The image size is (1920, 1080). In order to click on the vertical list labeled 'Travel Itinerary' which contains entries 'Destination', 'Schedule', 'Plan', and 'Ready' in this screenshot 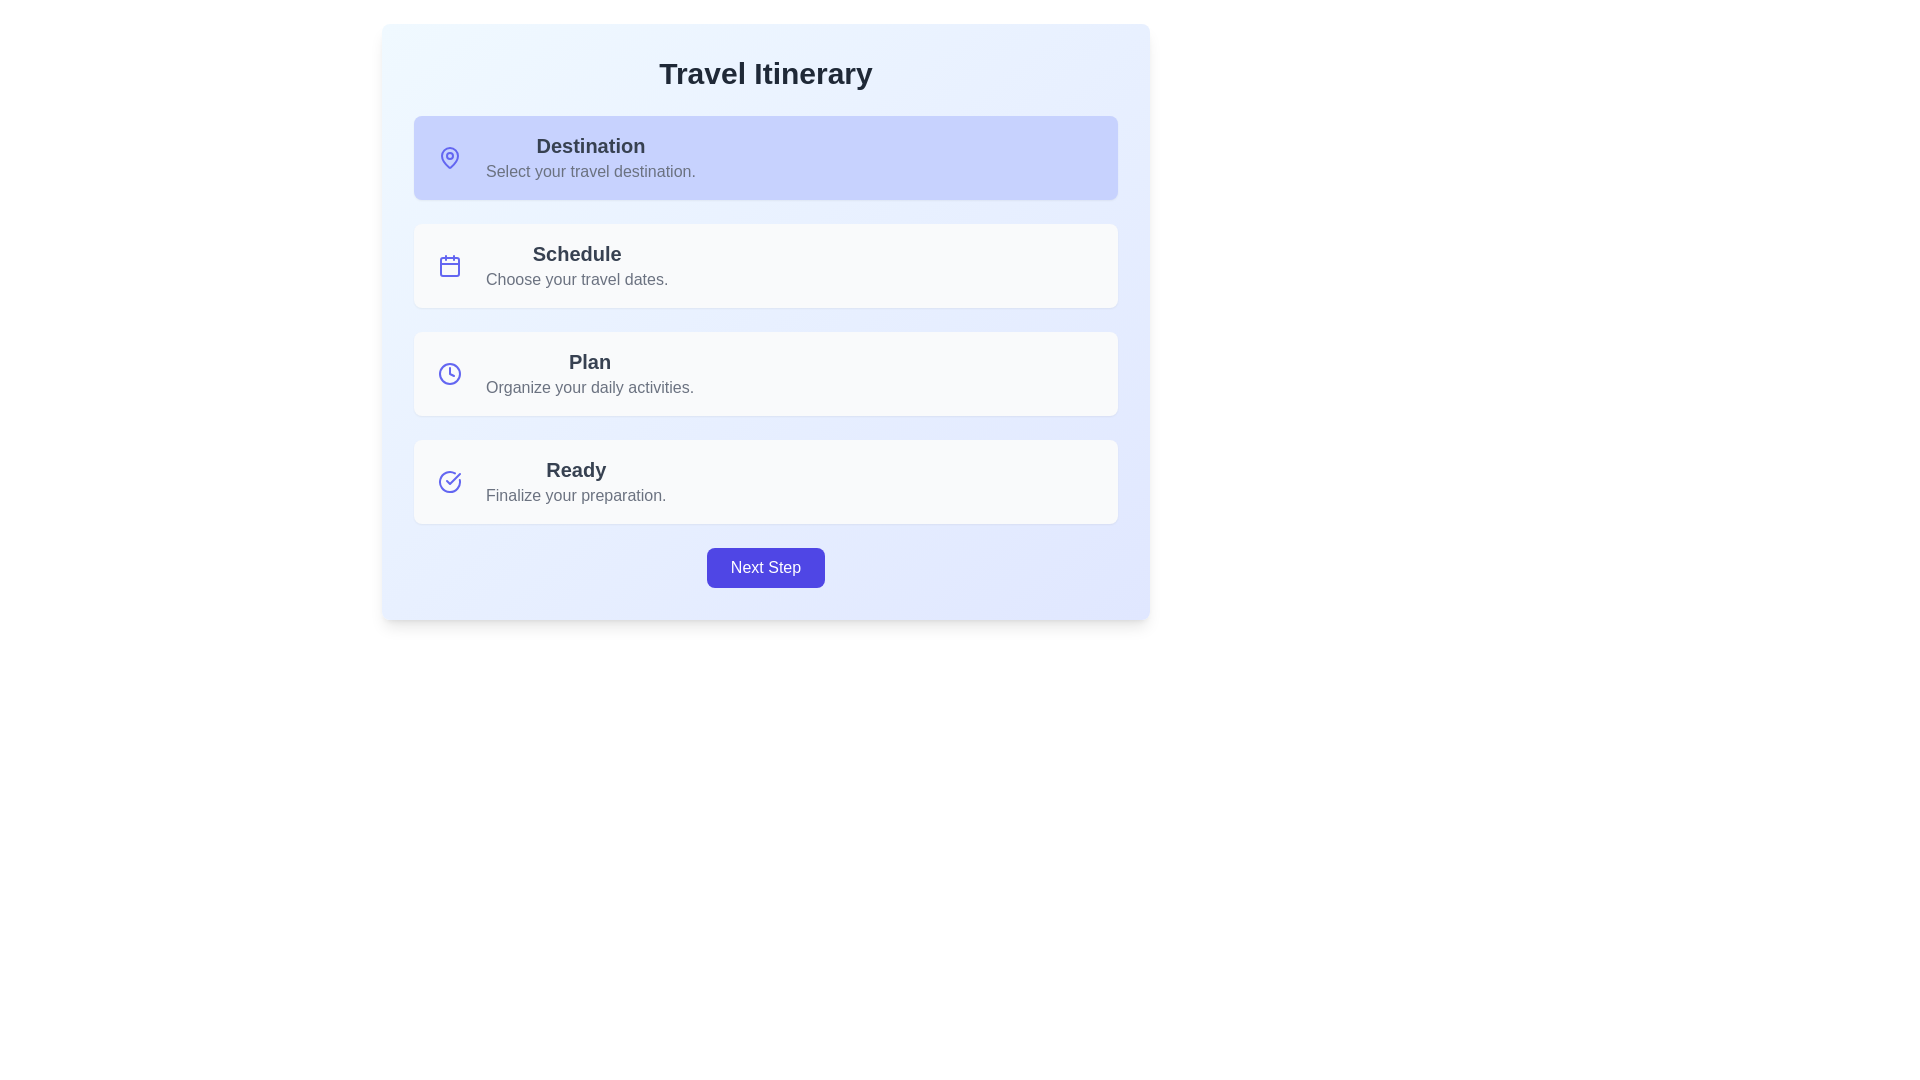, I will do `click(765, 319)`.